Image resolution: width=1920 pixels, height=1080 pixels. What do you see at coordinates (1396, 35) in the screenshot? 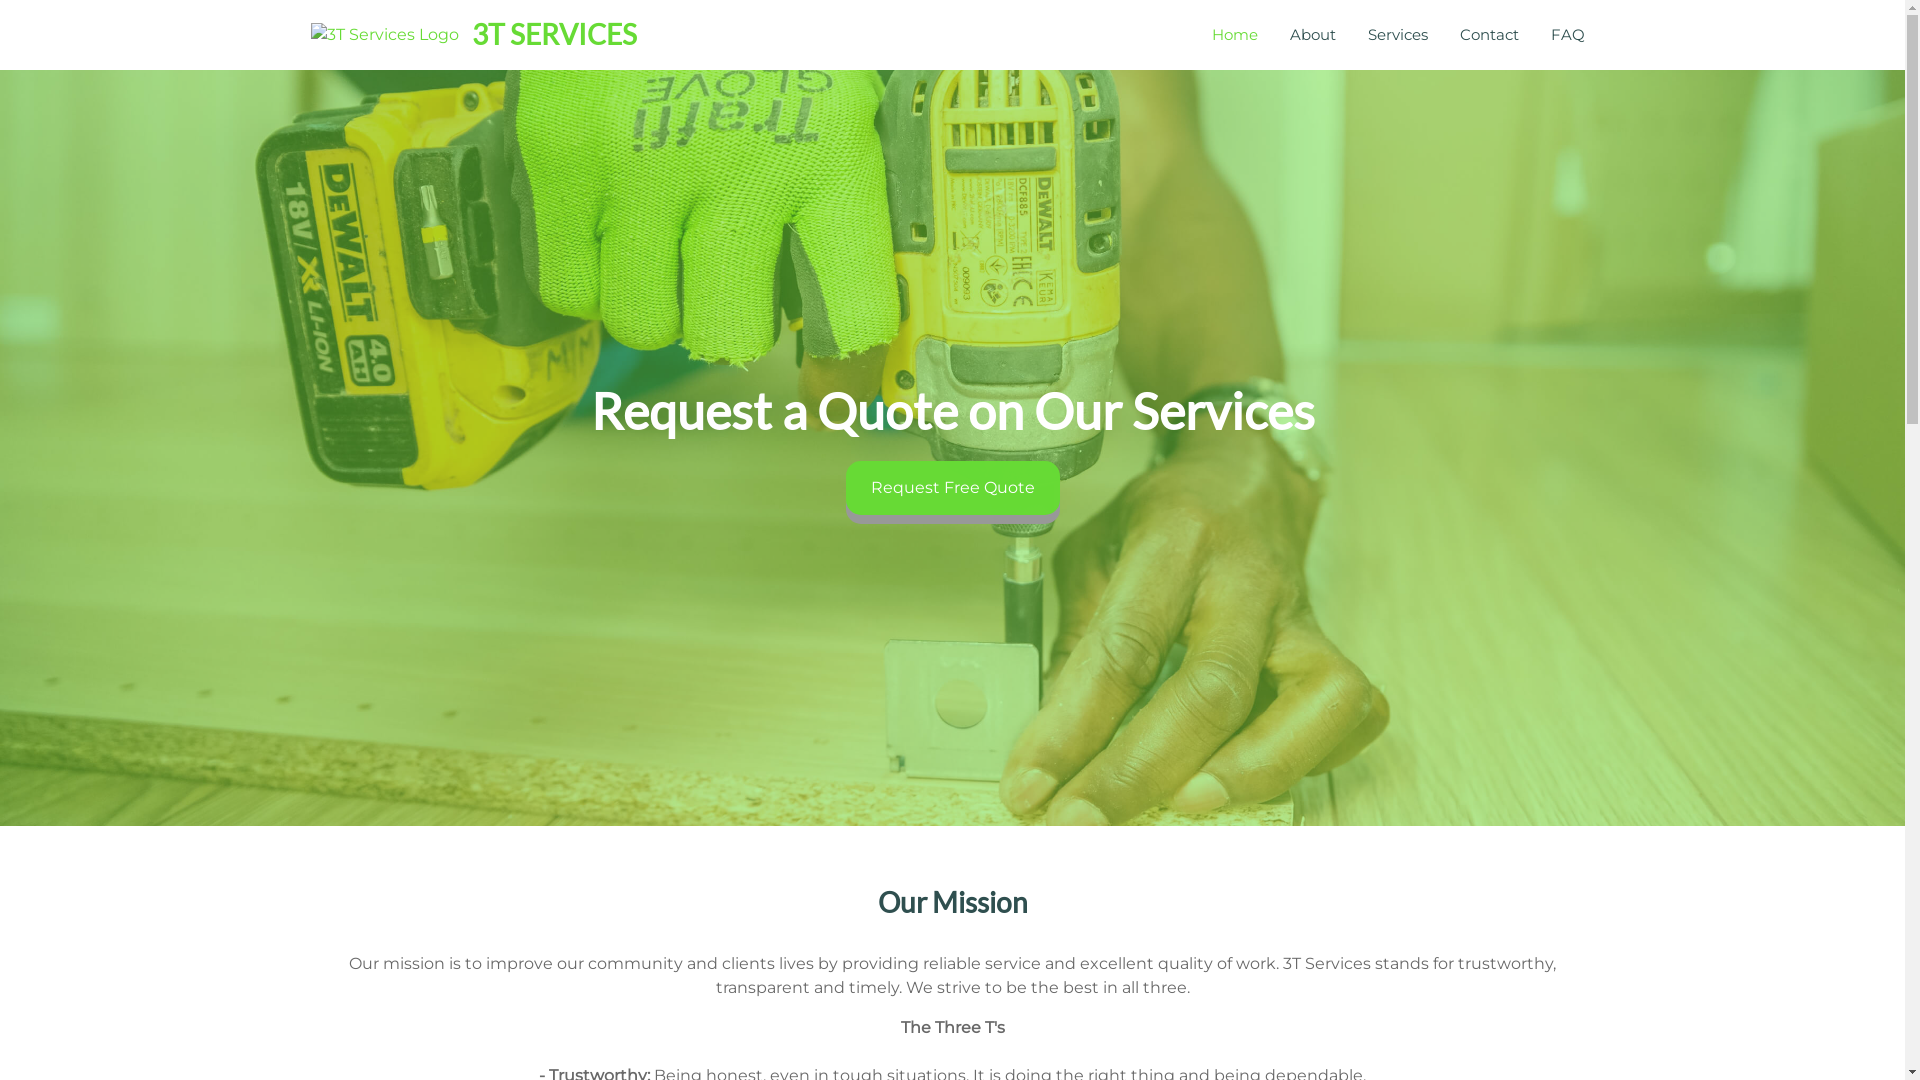
I see `'Services'` at bounding box center [1396, 35].